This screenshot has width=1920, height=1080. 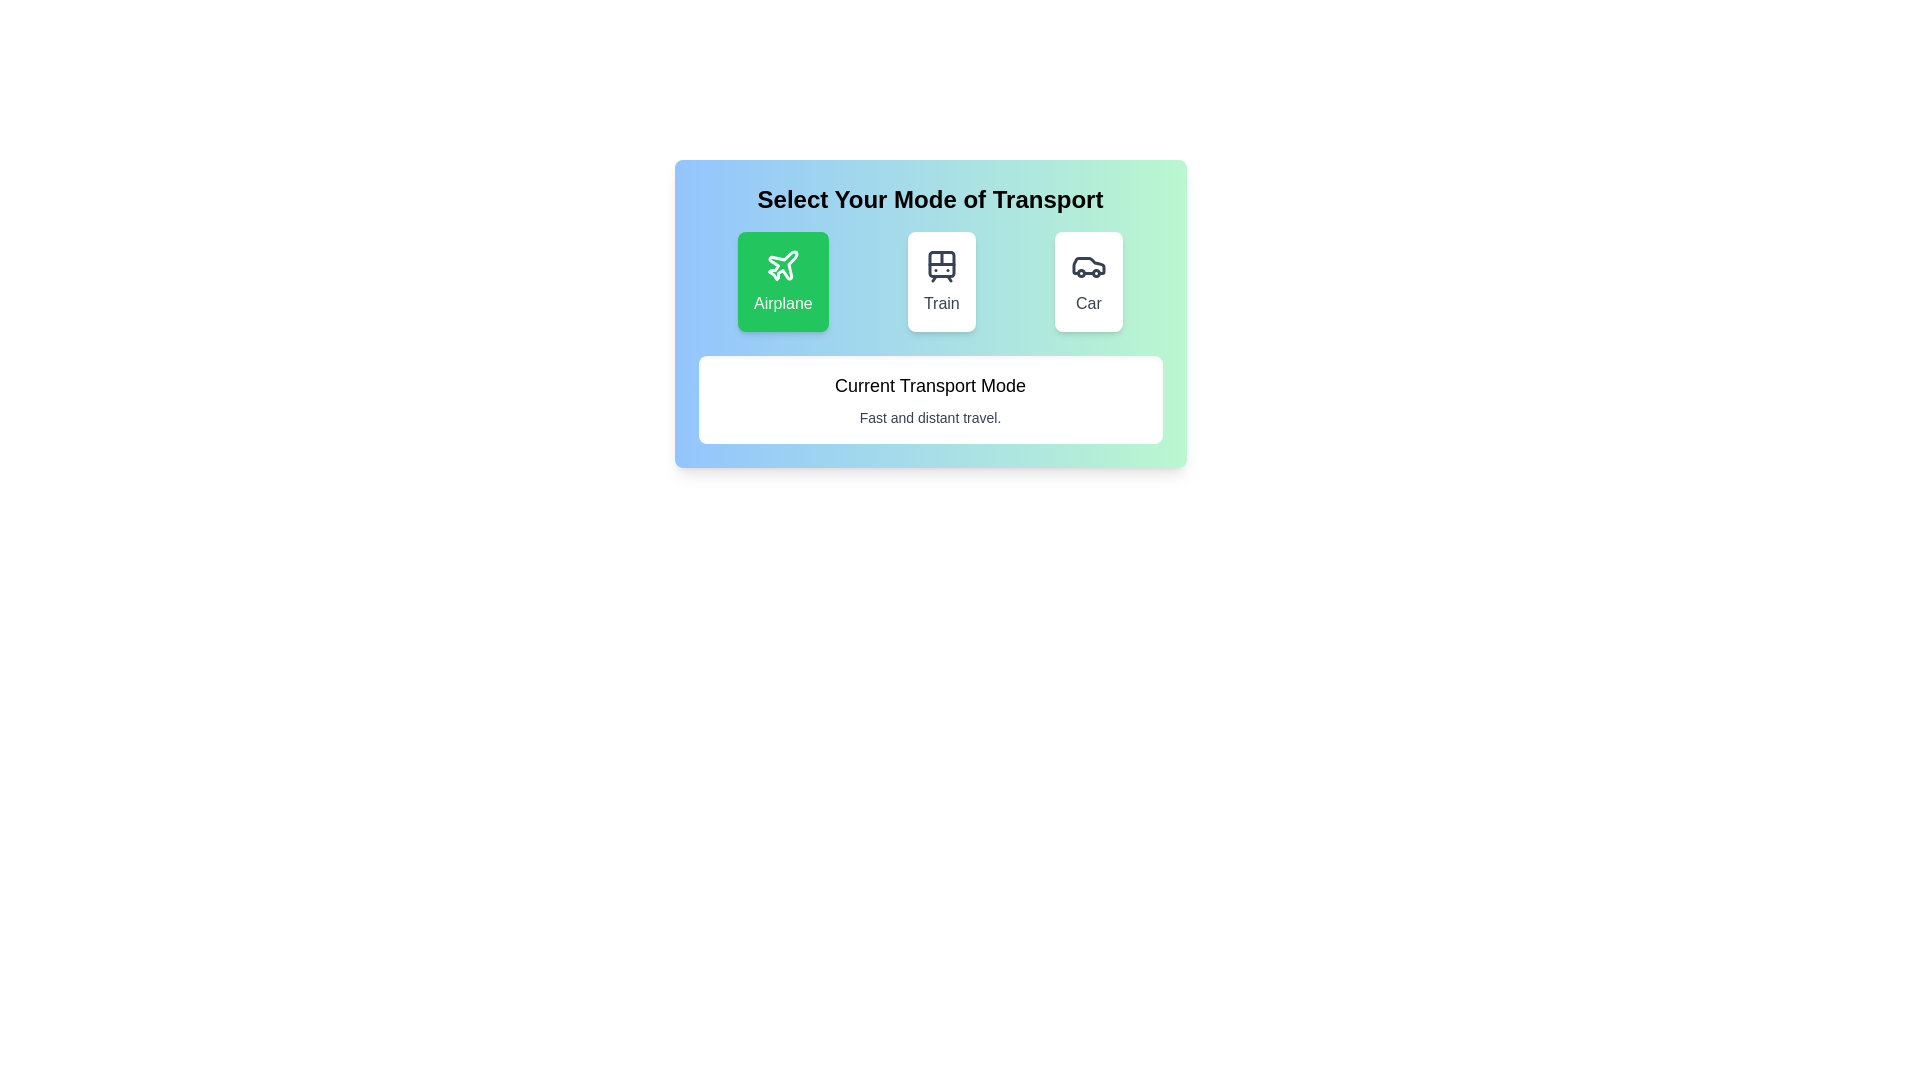 I want to click on the button corresponding to the transportation mode Airplane, so click(x=781, y=281).